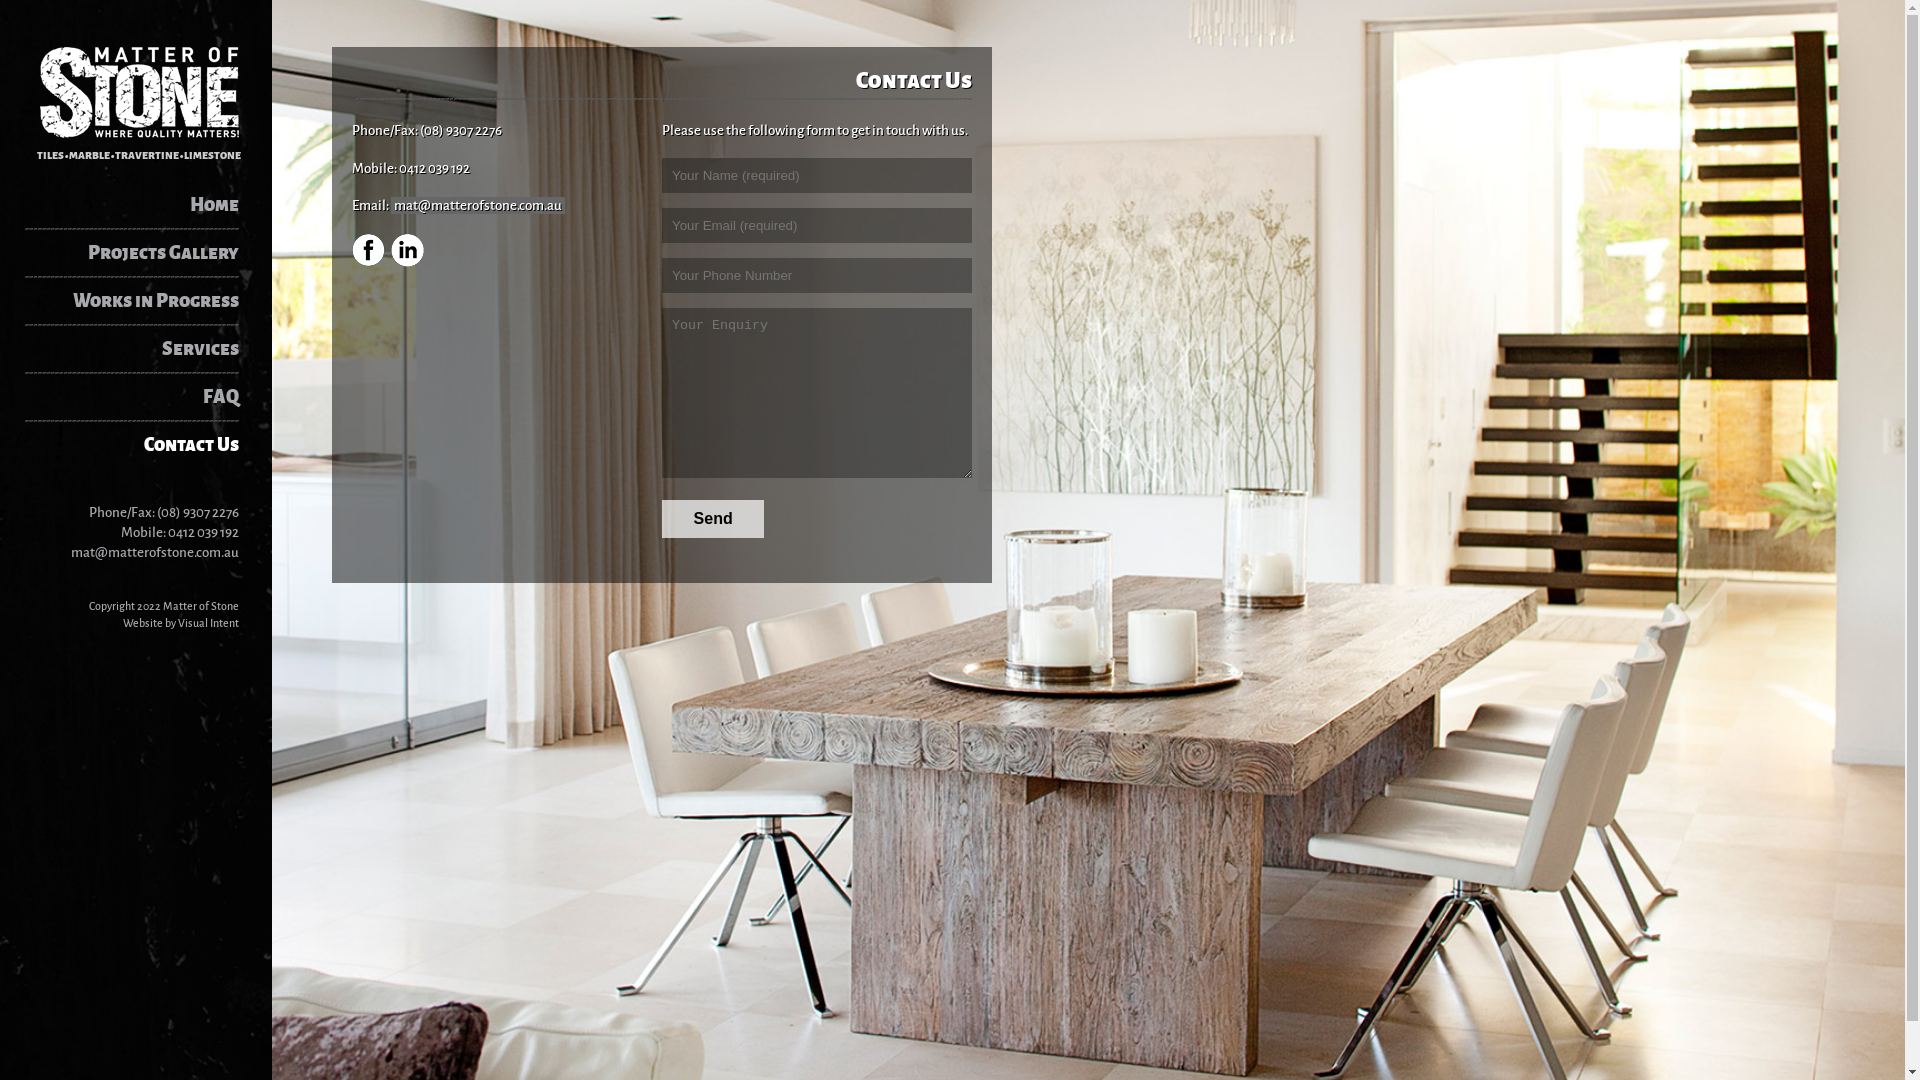 The height and width of the screenshot is (1080, 1920). What do you see at coordinates (153, 551) in the screenshot?
I see `'mat@matterofstone.com.au'` at bounding box center [153, 551].